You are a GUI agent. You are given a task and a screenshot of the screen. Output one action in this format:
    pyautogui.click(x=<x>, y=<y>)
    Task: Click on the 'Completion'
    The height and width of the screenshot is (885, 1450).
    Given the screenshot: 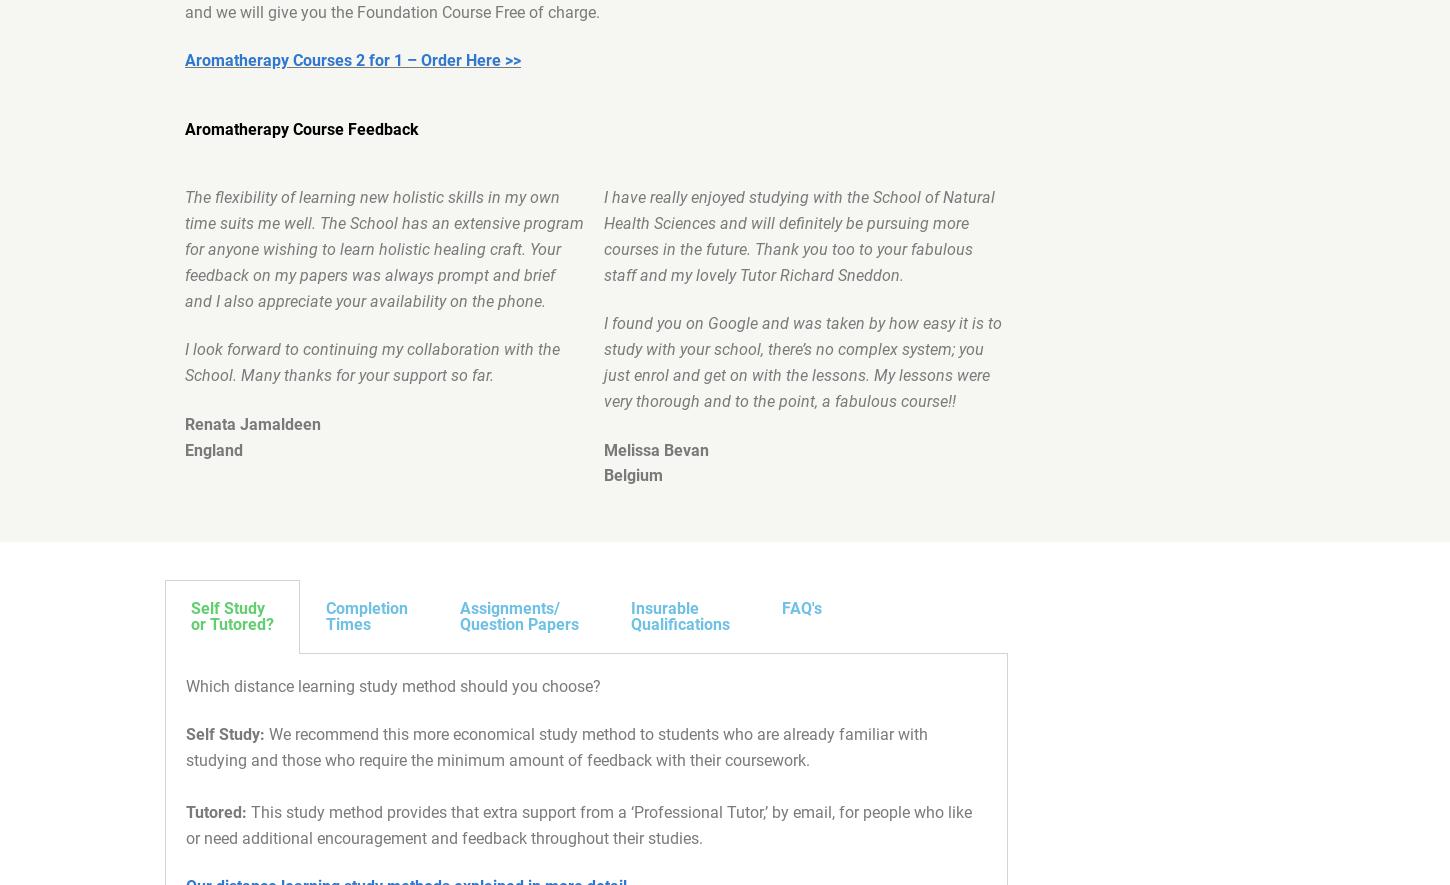 What is the action you would take?
    pyautogui.click(x=365, y=606)
    